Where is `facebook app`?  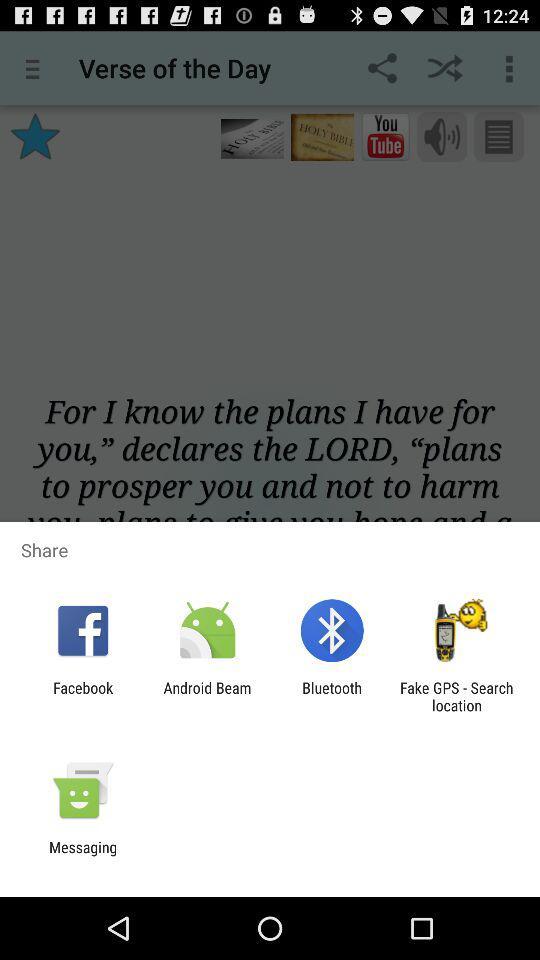 facebook app is located at coordinates (82, 696).